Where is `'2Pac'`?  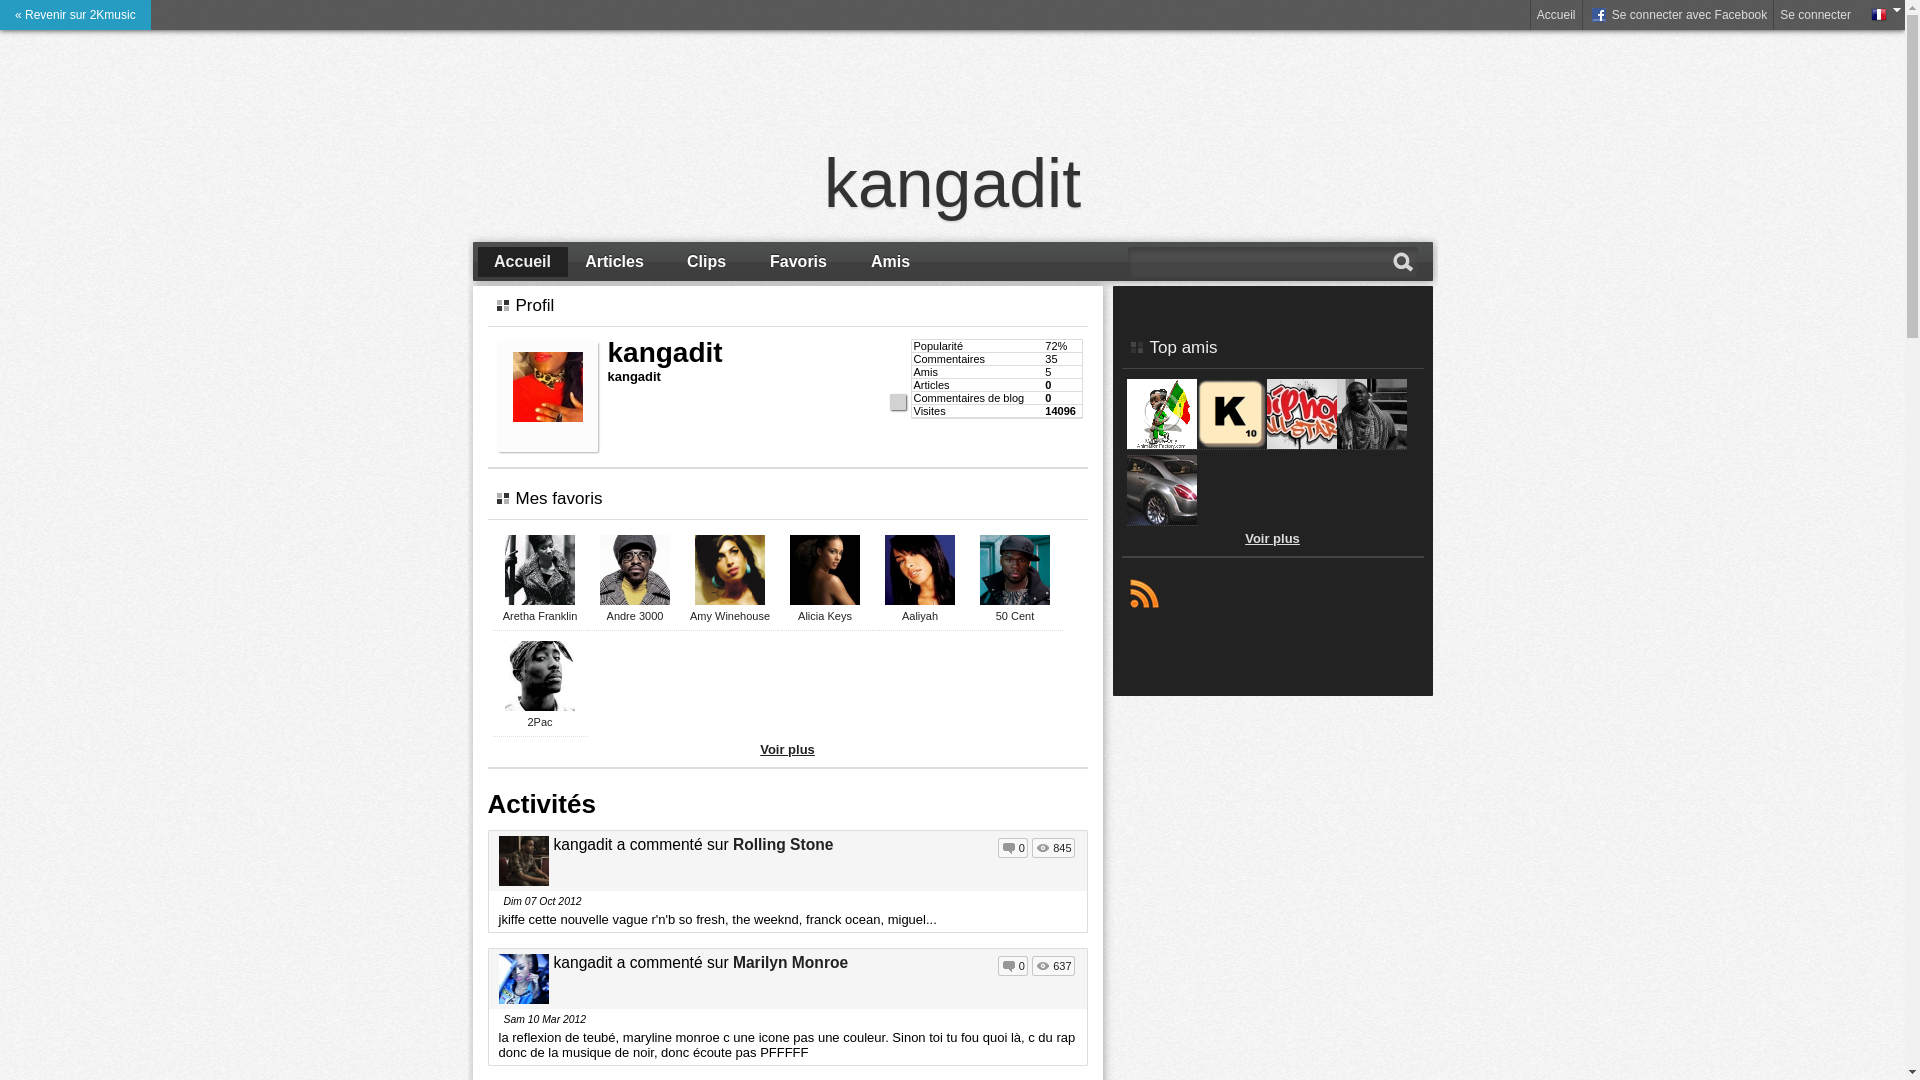
'2Pac' is located at coordinates (539, 721).